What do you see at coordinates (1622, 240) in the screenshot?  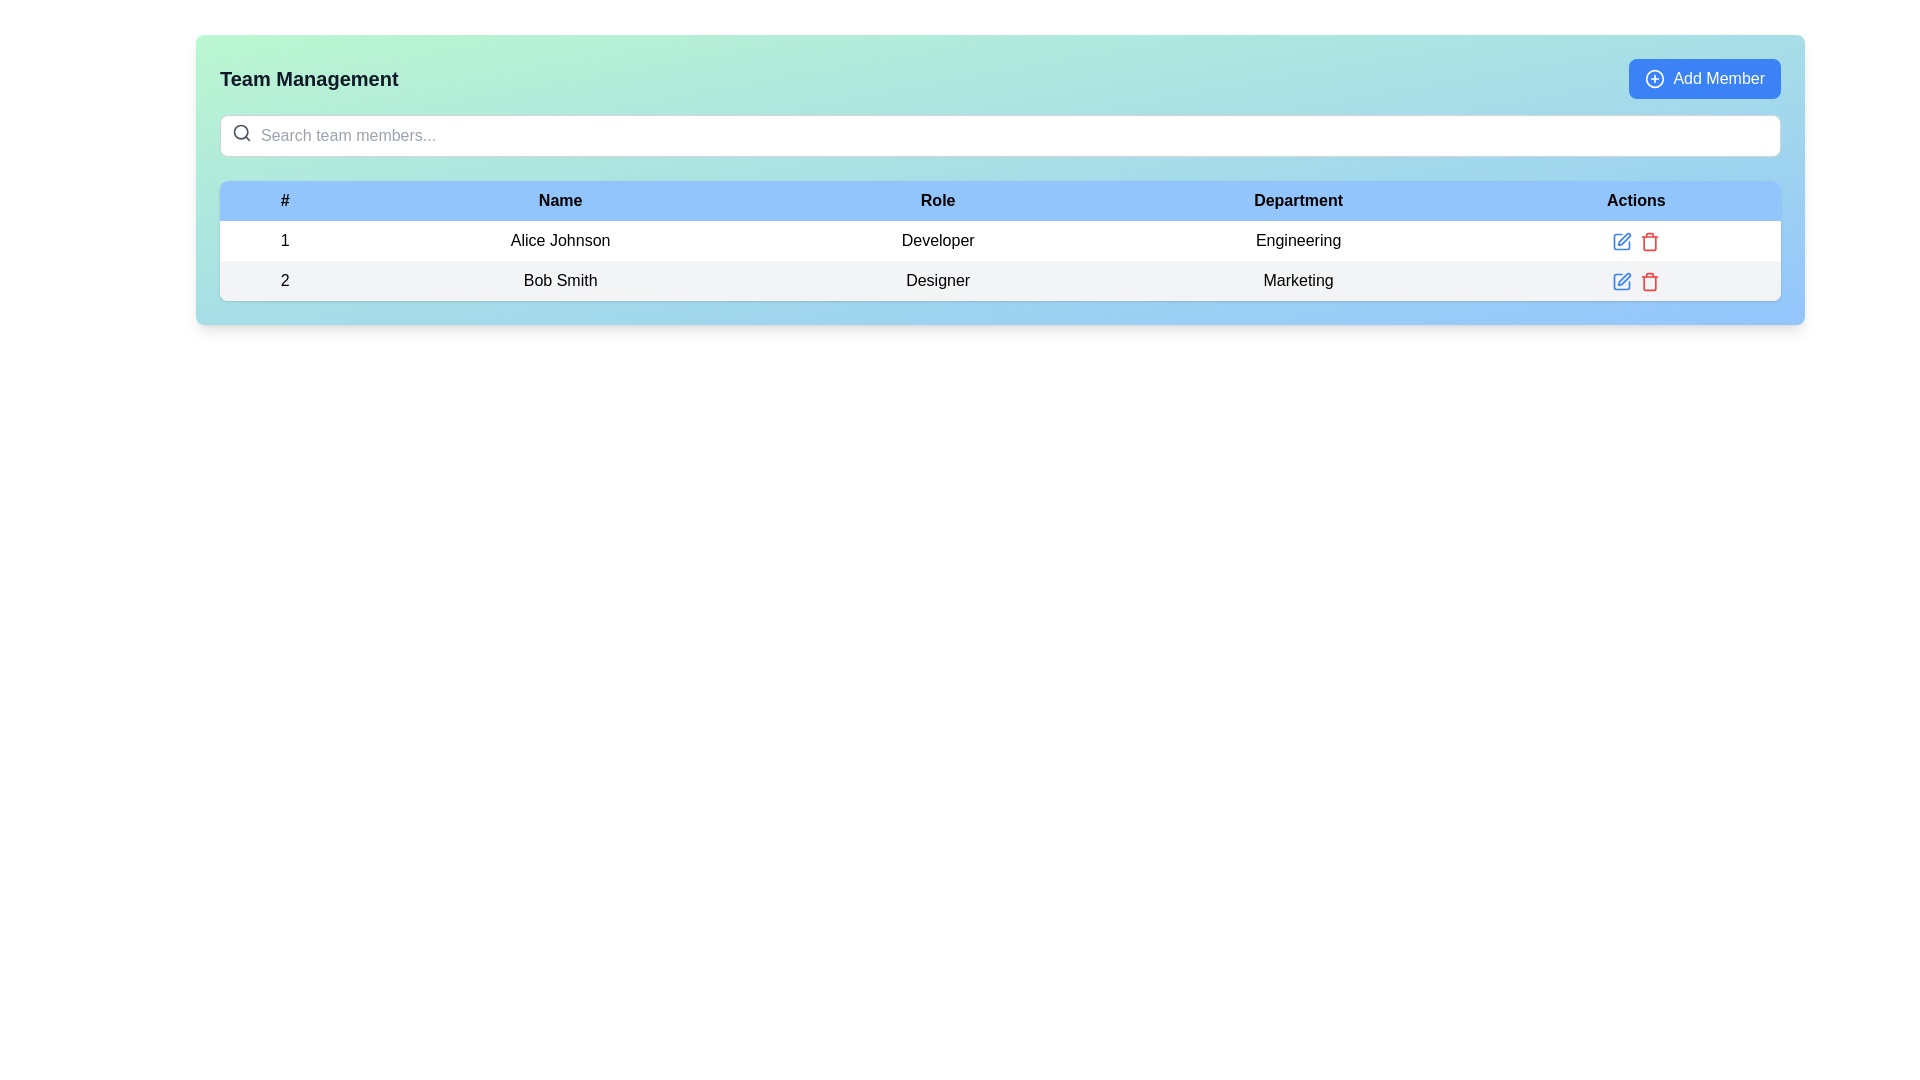 I see `the edit icon button located in the 'Actions' column of the first row in the table to change its color` at bounding box center [1622, 240].